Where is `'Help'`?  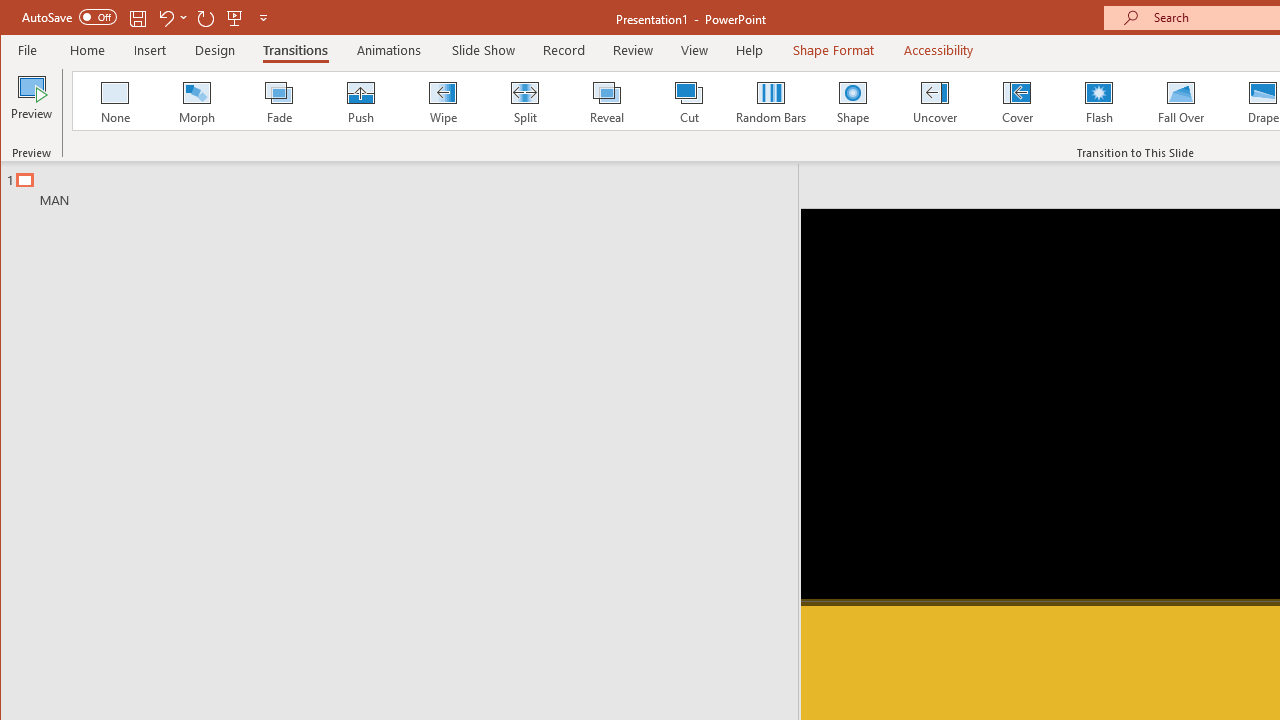
'Help' is located at coordinates (749, 49).